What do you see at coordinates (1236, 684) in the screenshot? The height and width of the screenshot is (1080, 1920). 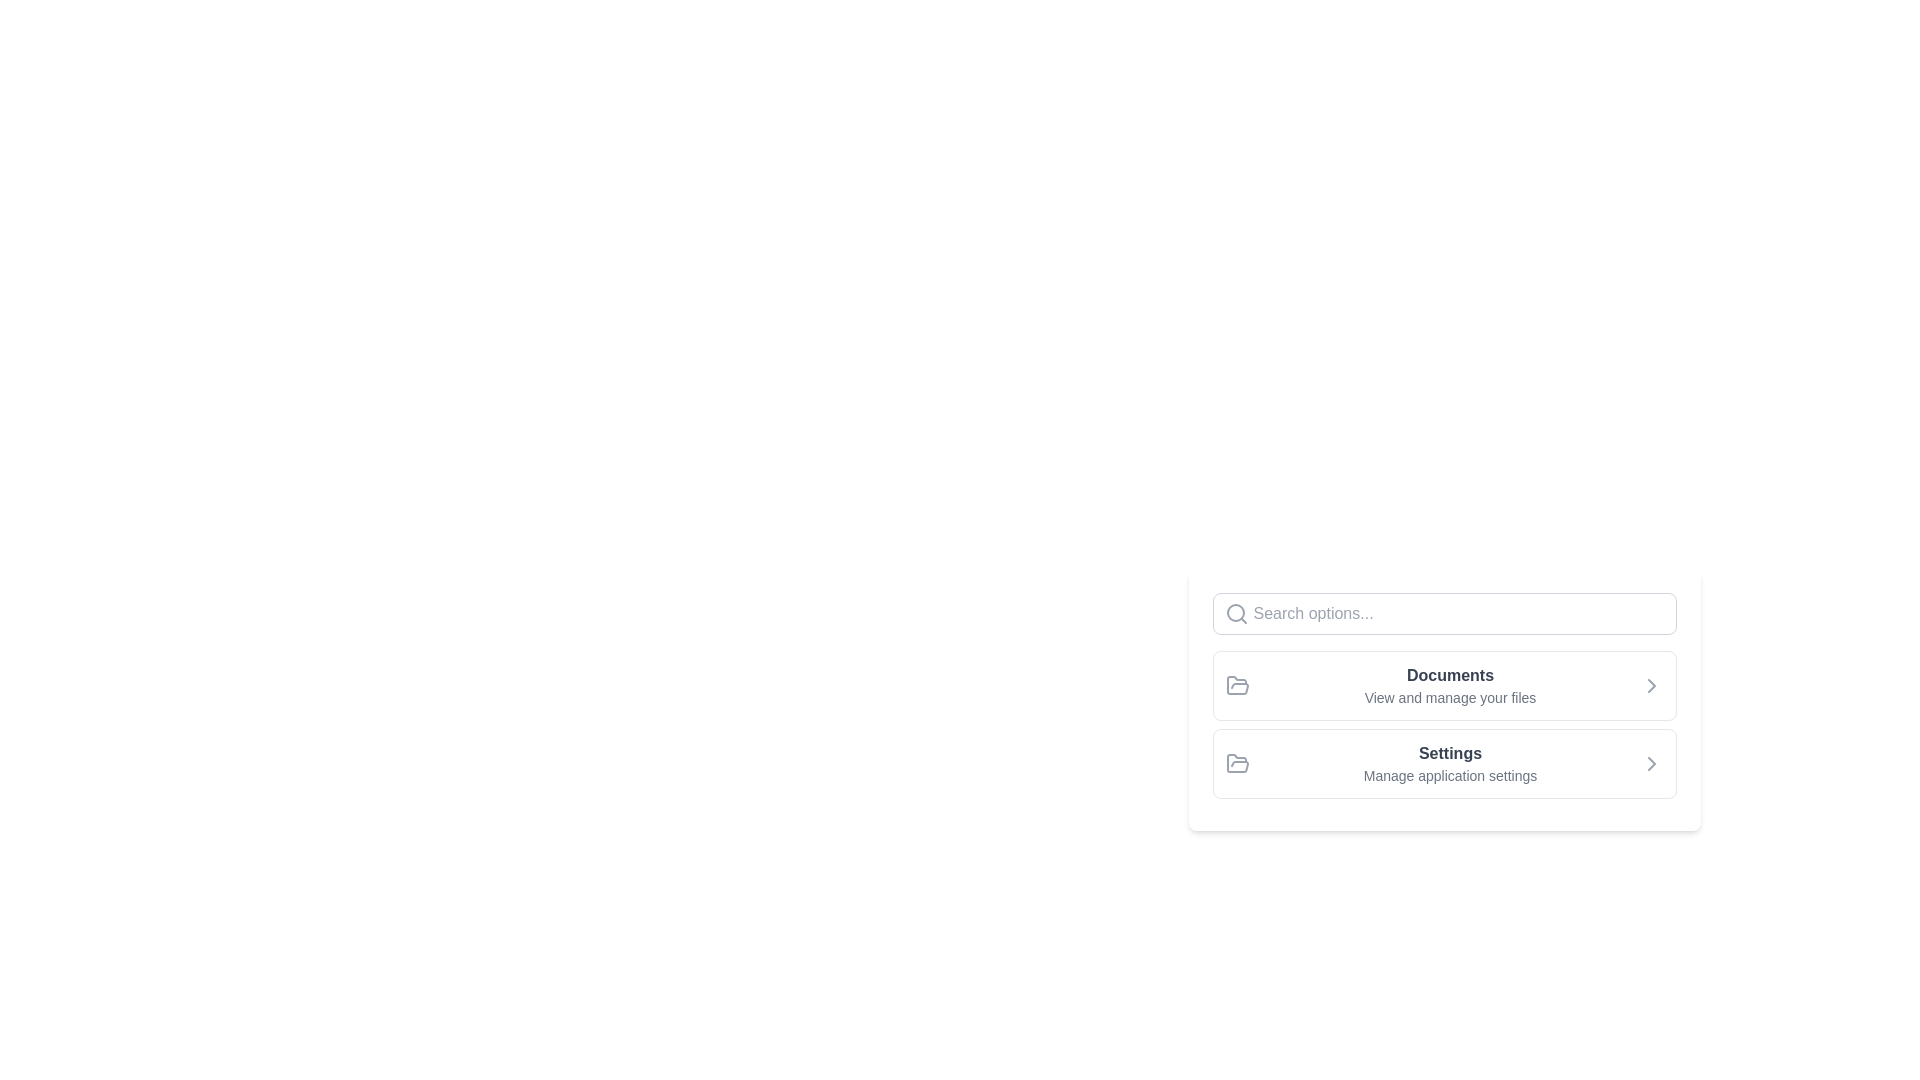 I see `the open folder icon, which is styled with a simple line design and located immediately below the documents icon in the content panel` at bounding box center [1236, 684].